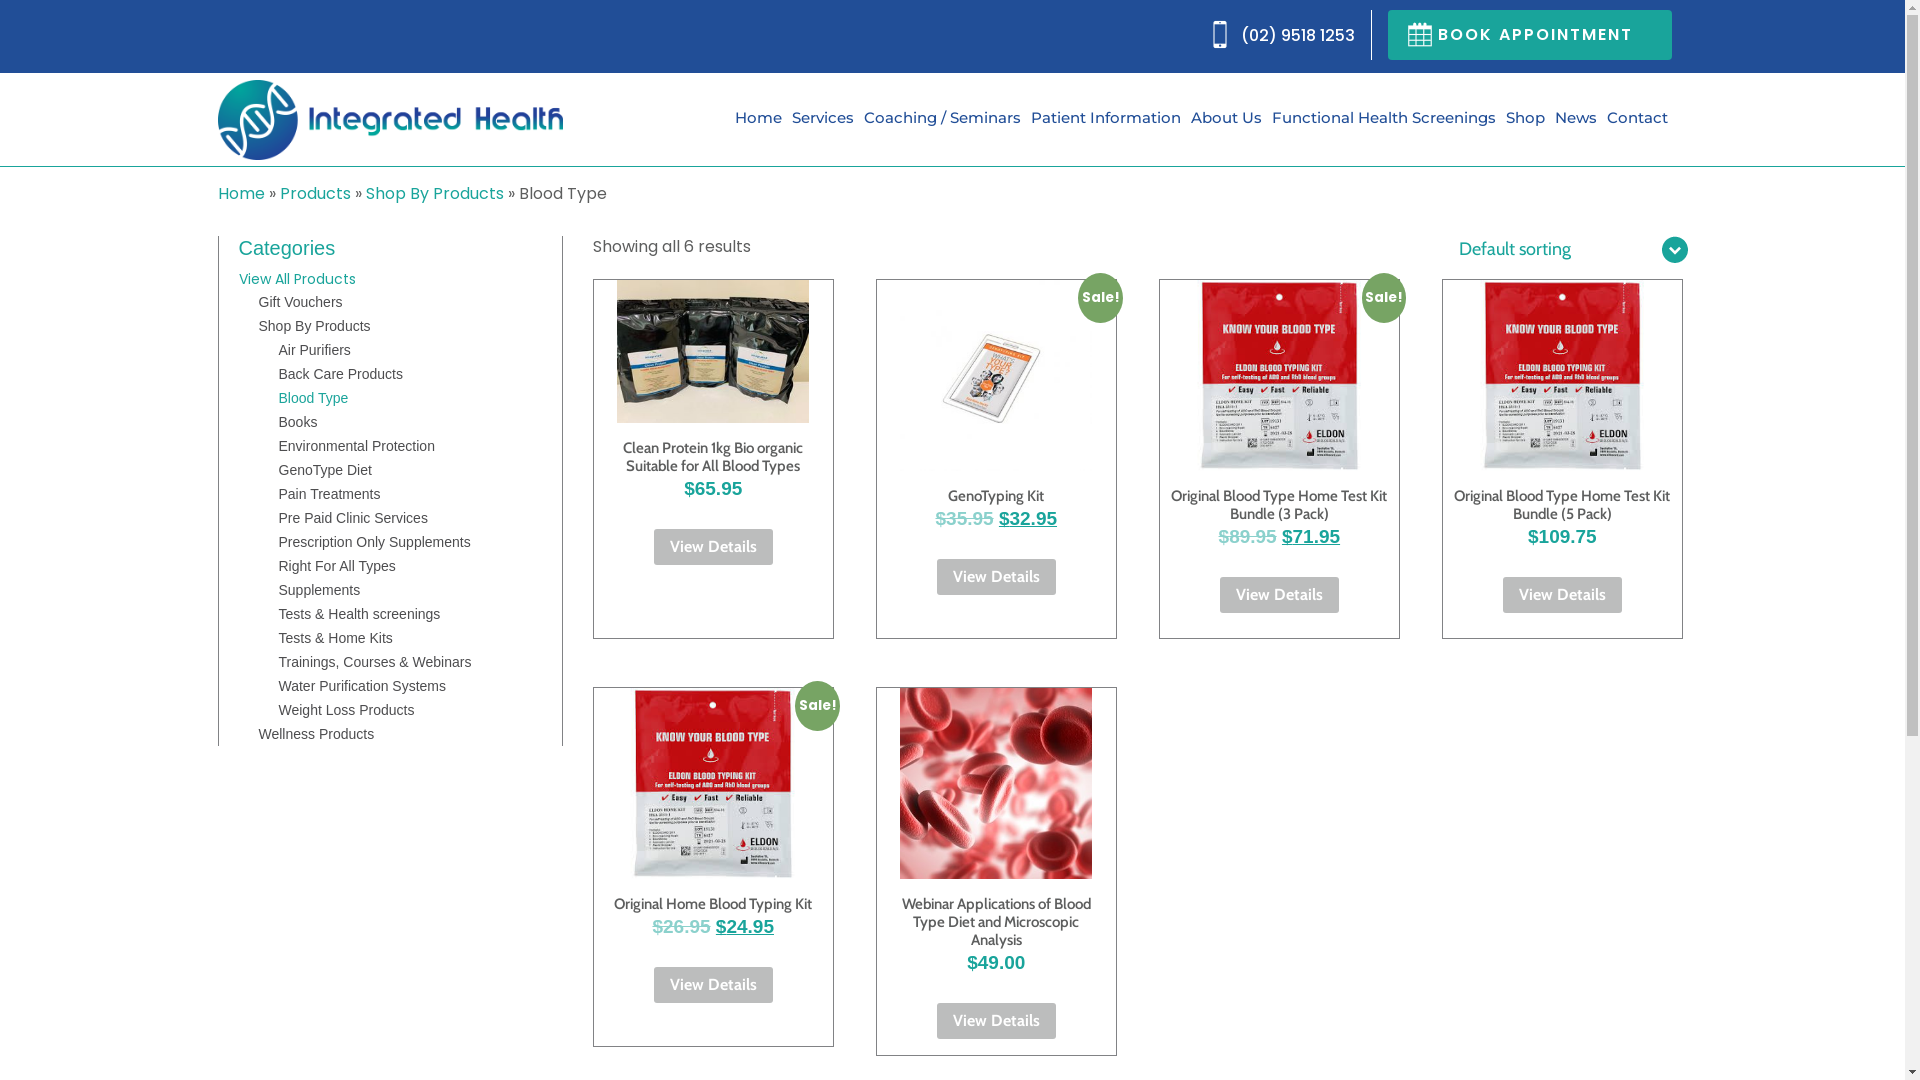 The image size is (1920, 1080). I want to click on 'Environmental Protection', so click(355, 445).